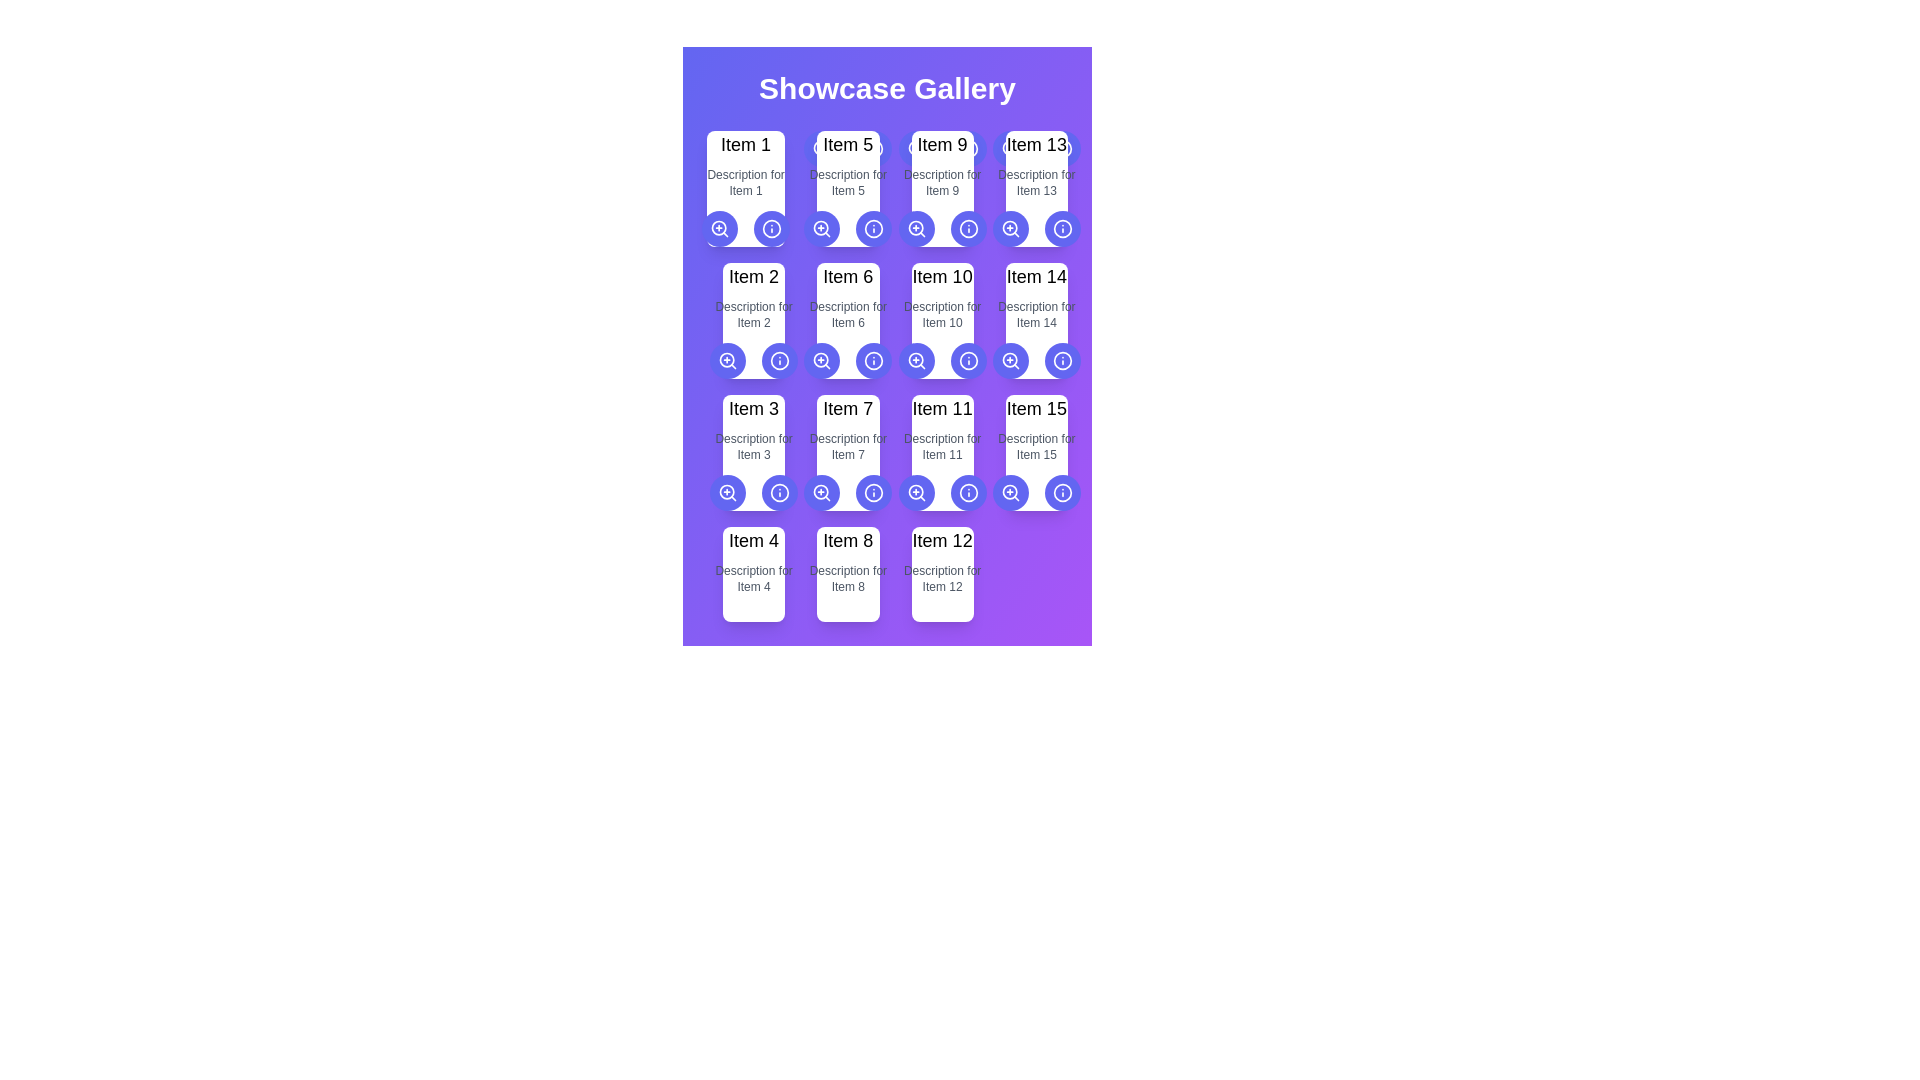 This screenshot has height=1080, width=1920. I want to click on the circular icon with an 'i' symbol, which is the second icon in the 'Item 6' panel, so click(874, 361).